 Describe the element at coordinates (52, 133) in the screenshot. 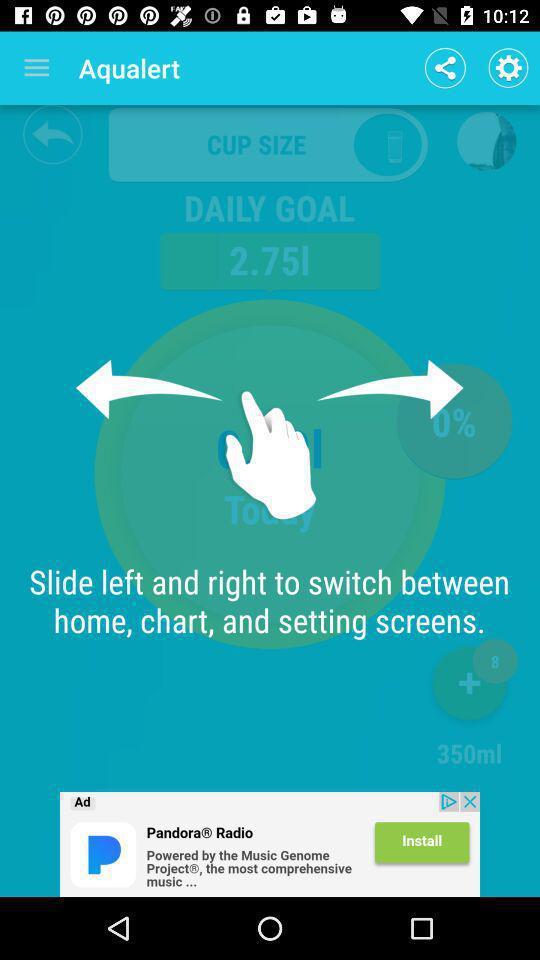

I see `the reply icon` at that location.